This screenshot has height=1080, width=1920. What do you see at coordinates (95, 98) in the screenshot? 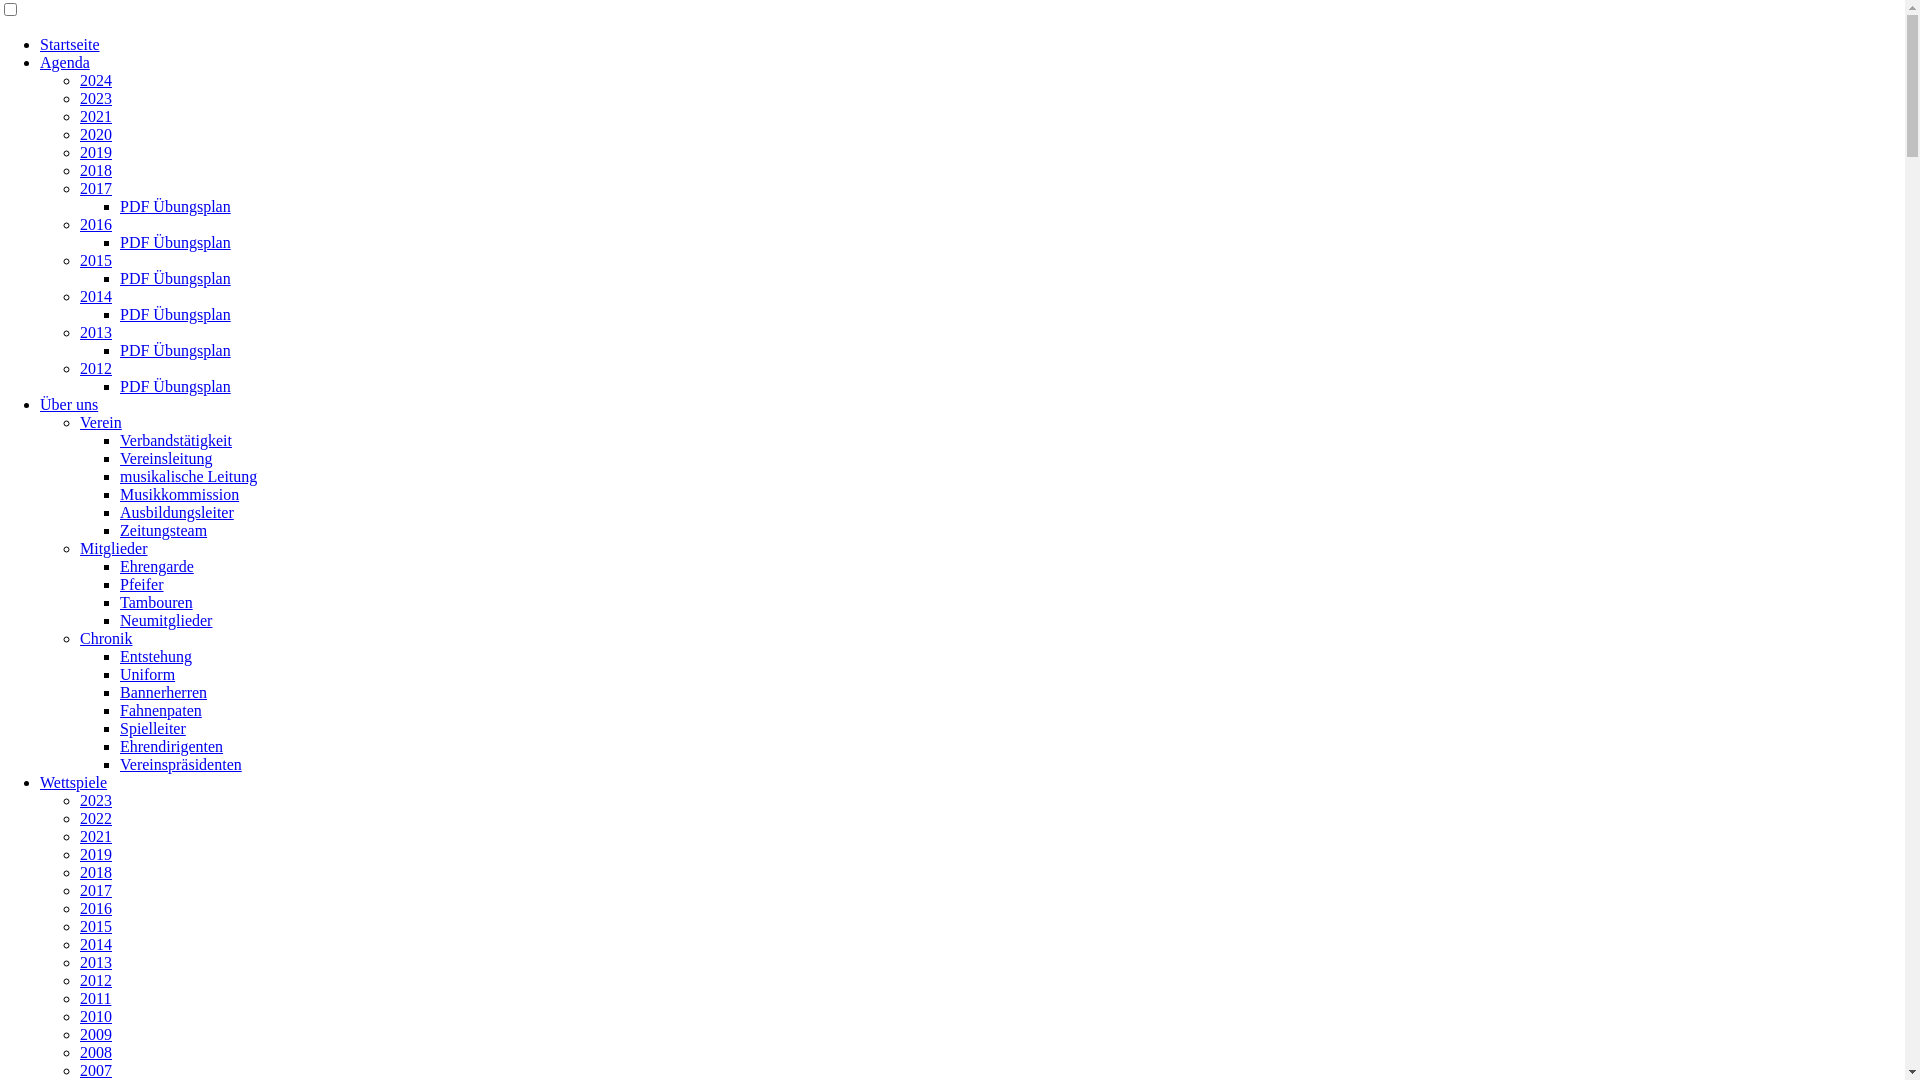
I see `'2023'` at bounding box center [95, 98].